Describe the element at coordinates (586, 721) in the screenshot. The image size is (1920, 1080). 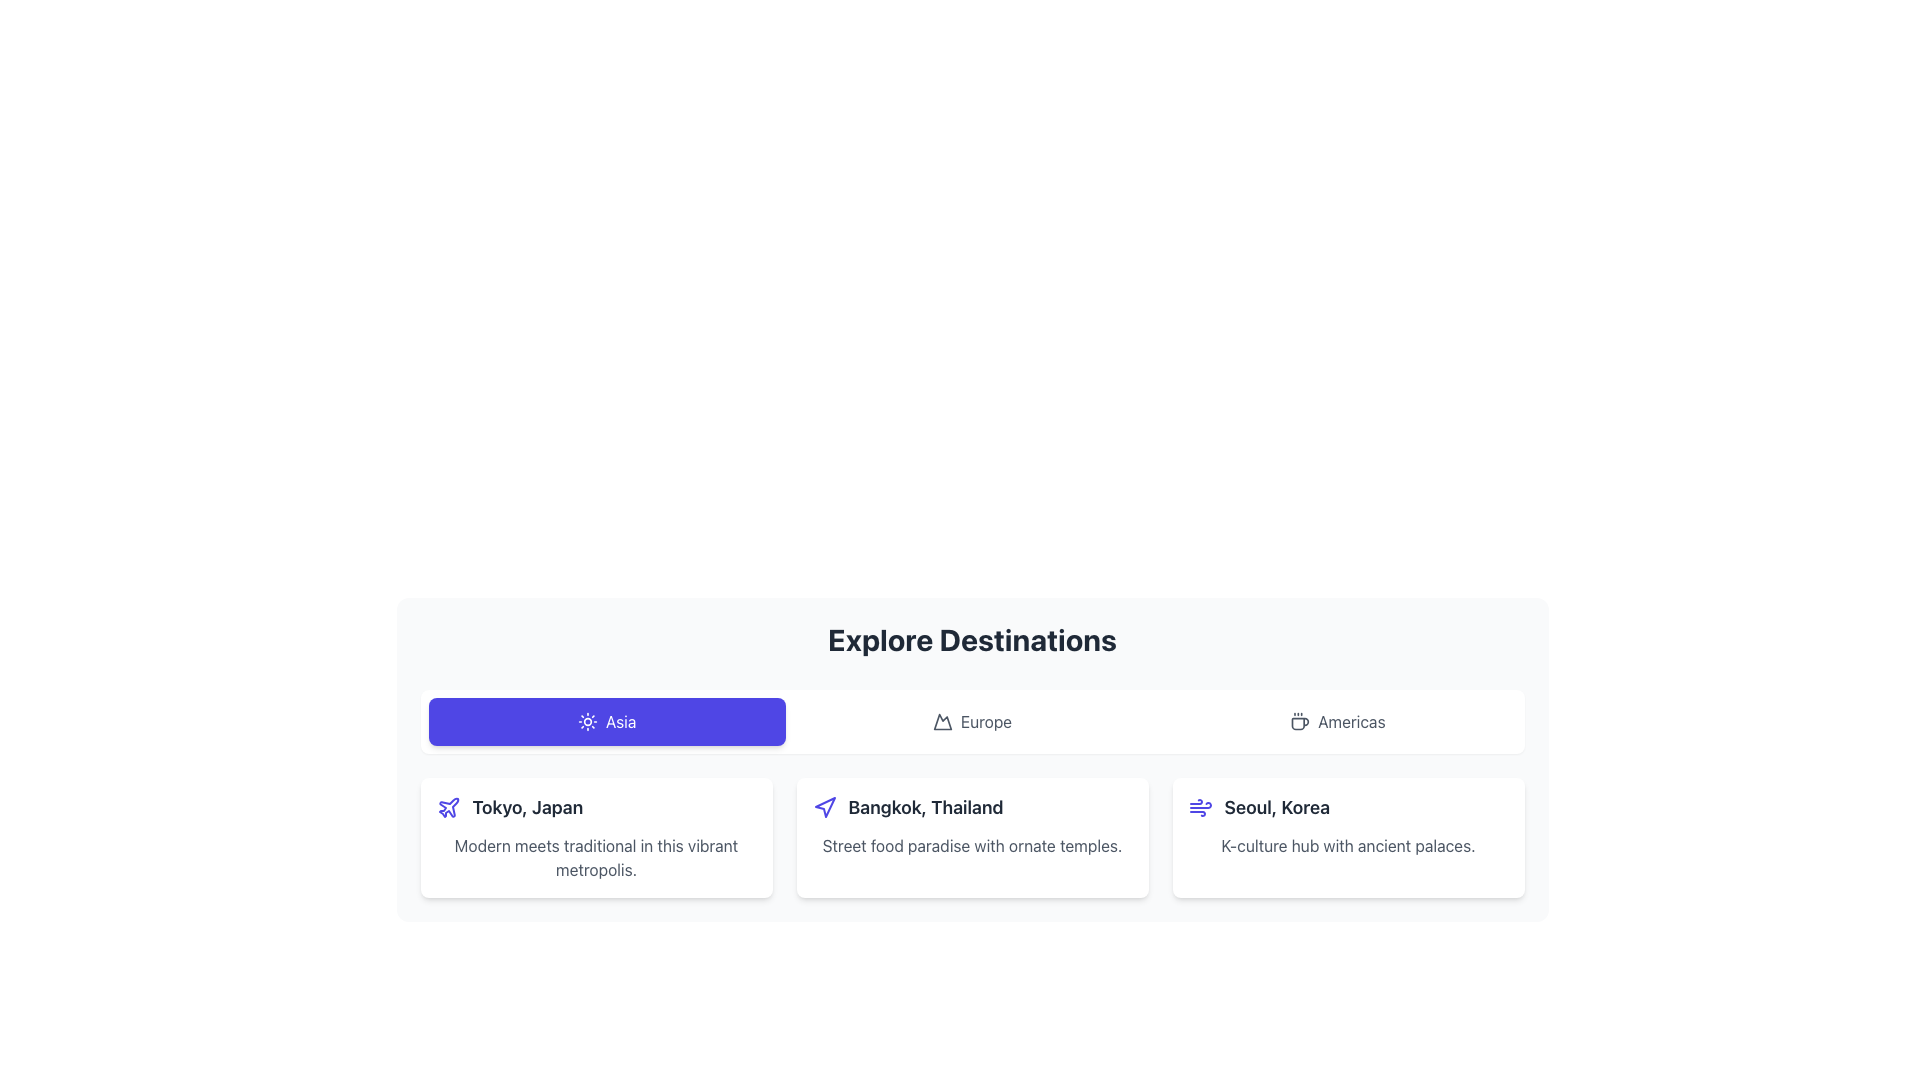
I see `the icon representing 'Asia' located to the left of the text within the 'Asia' button in the navigation menu of the 'Explore Destinations' section` at that location.